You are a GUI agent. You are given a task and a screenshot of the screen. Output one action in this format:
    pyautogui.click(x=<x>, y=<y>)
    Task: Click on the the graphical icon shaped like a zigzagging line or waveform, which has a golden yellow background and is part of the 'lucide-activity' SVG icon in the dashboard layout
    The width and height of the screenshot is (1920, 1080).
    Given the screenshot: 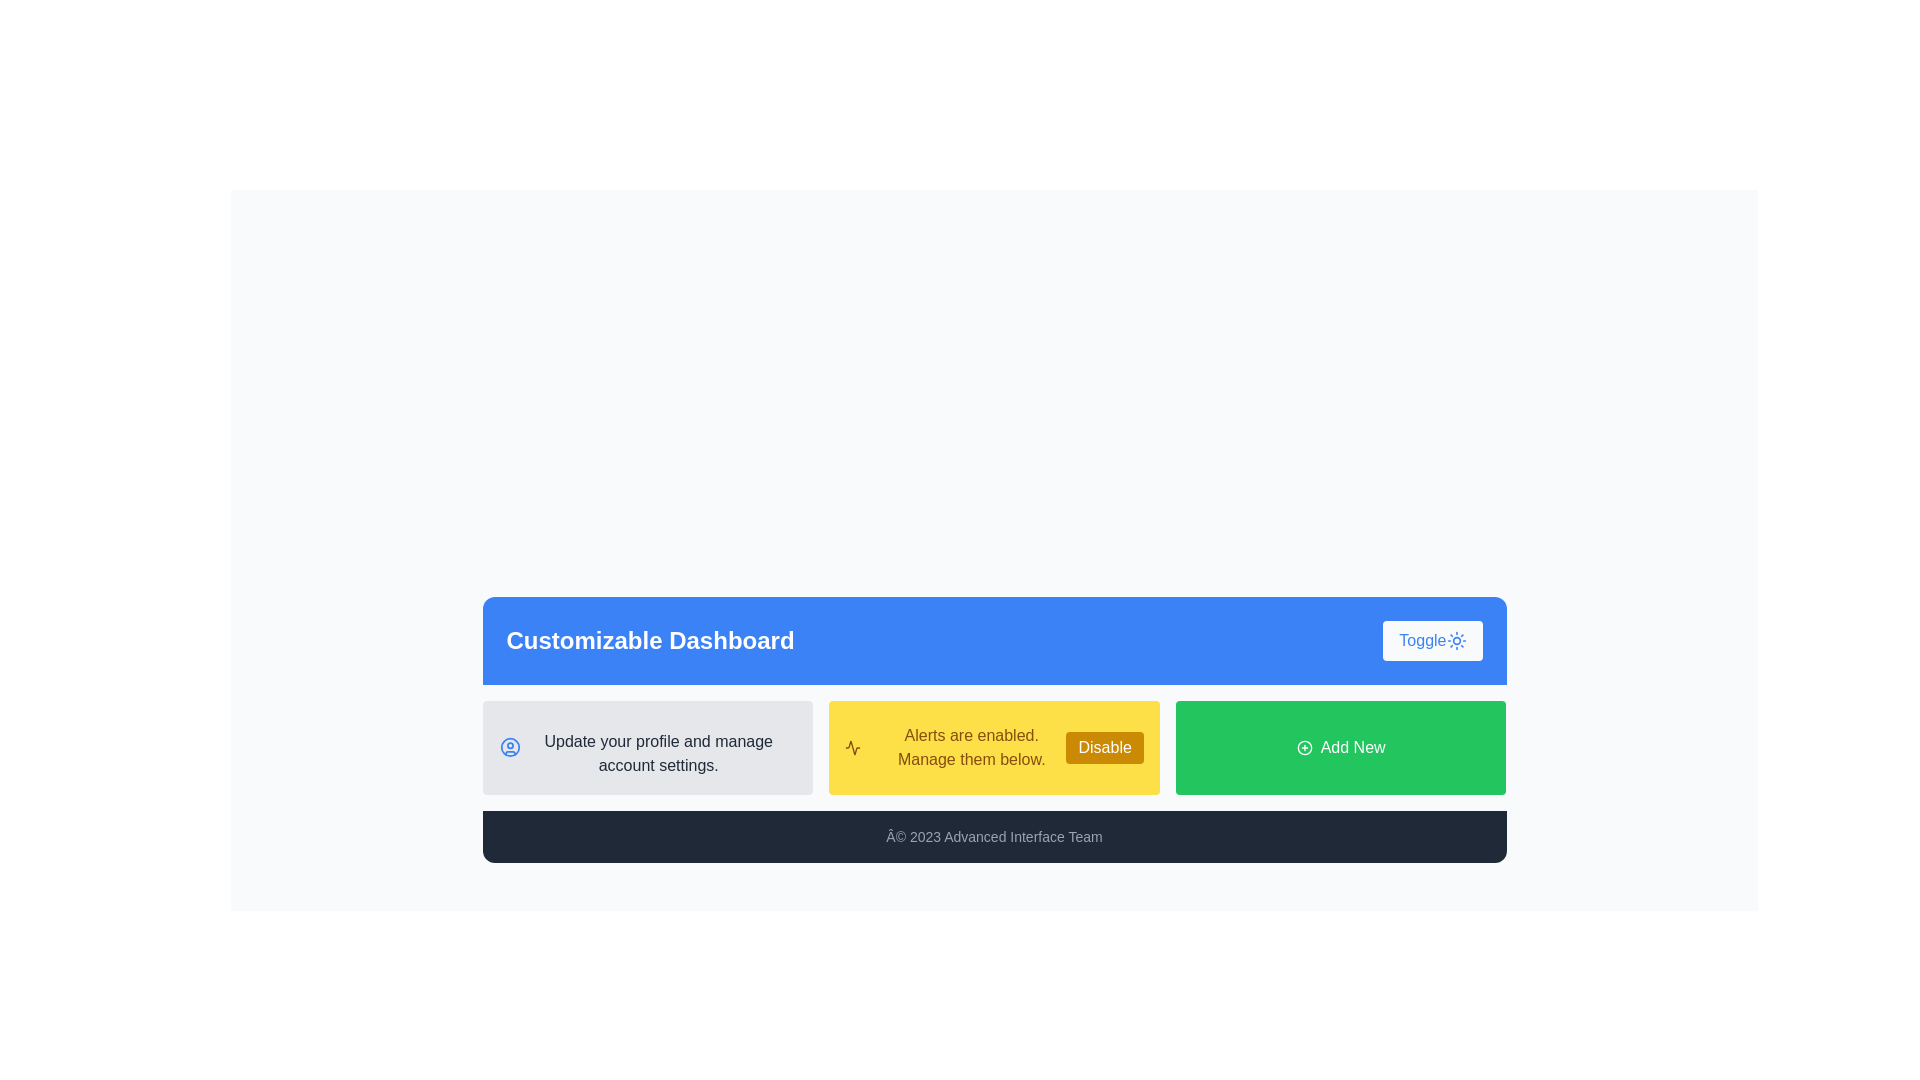 What is the action you would take?
    pyautogui.click(x=853, y=748)
    